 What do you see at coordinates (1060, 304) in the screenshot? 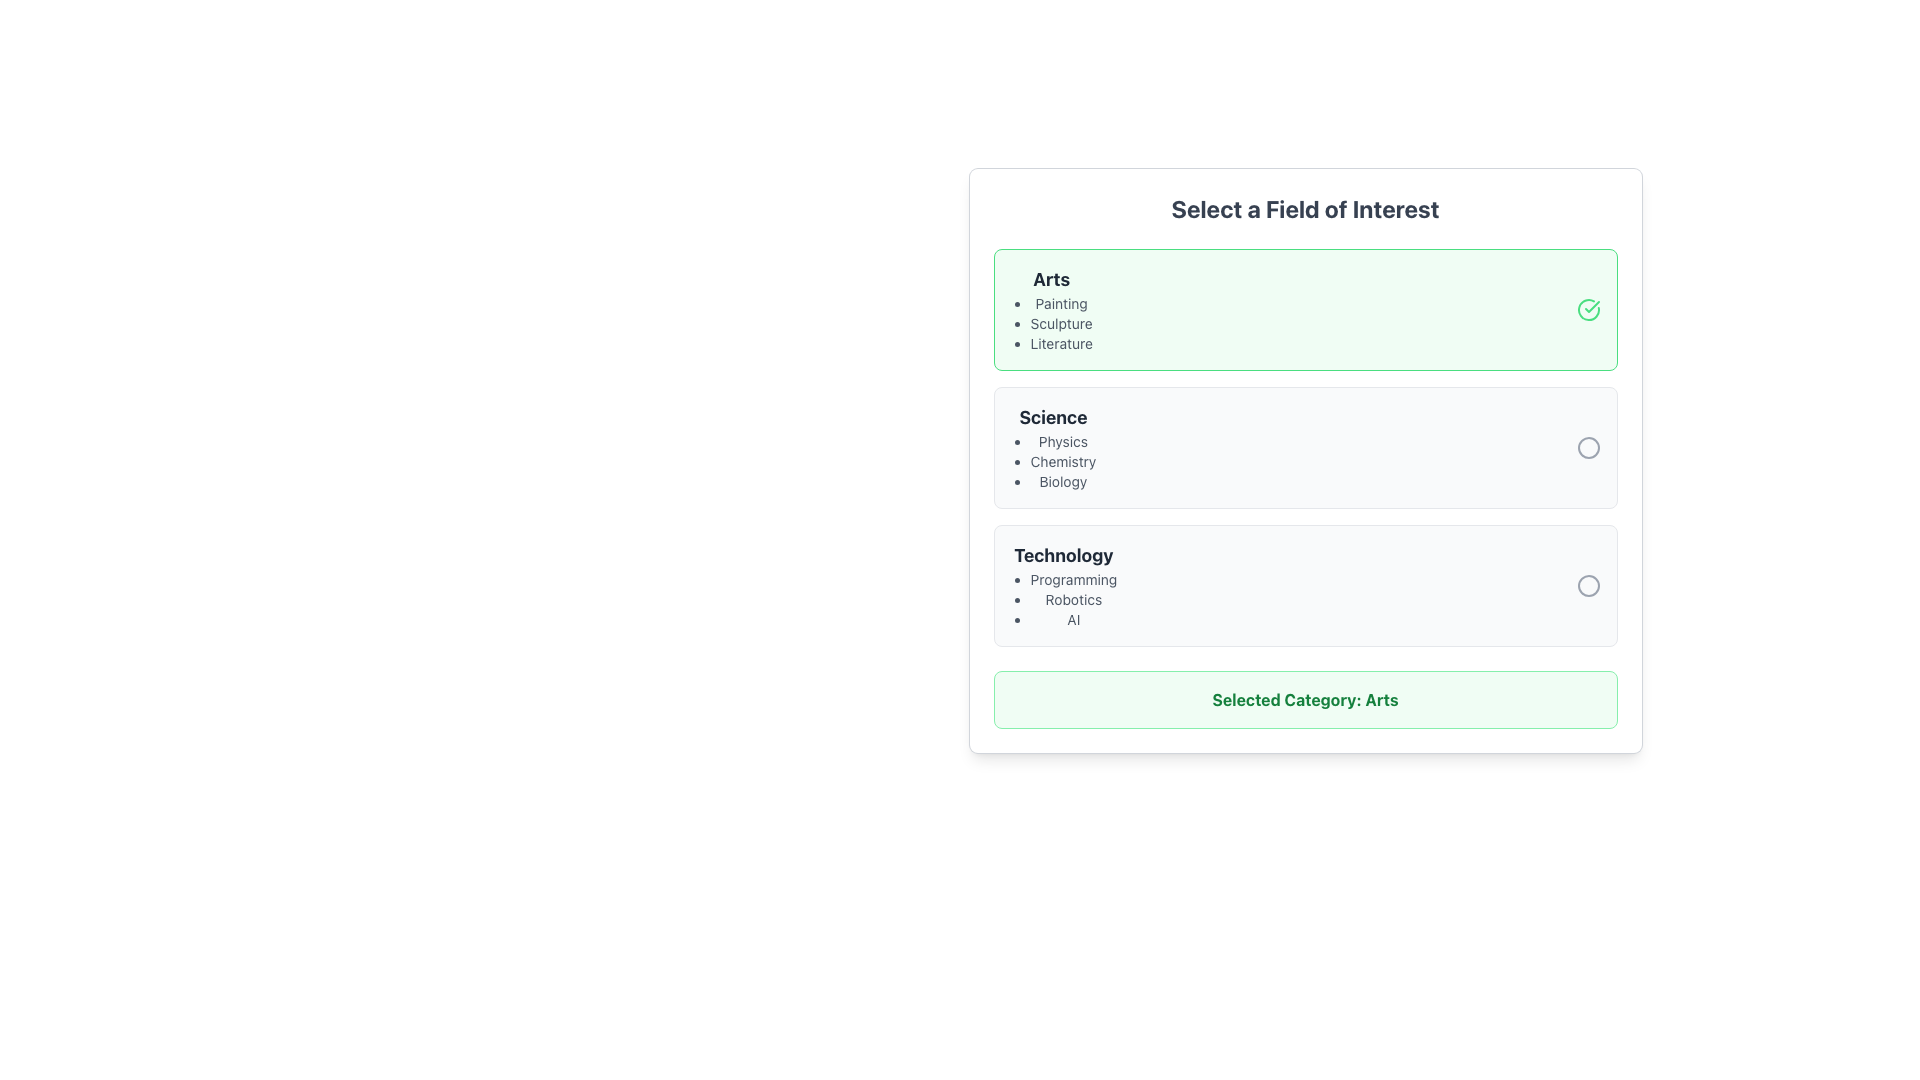
I see `the 'Painting' text label in the 'Arts' field of interest, which is the first item in the list above 'Sculpture' and 'Literature'` at bounding box center [1060, 304].